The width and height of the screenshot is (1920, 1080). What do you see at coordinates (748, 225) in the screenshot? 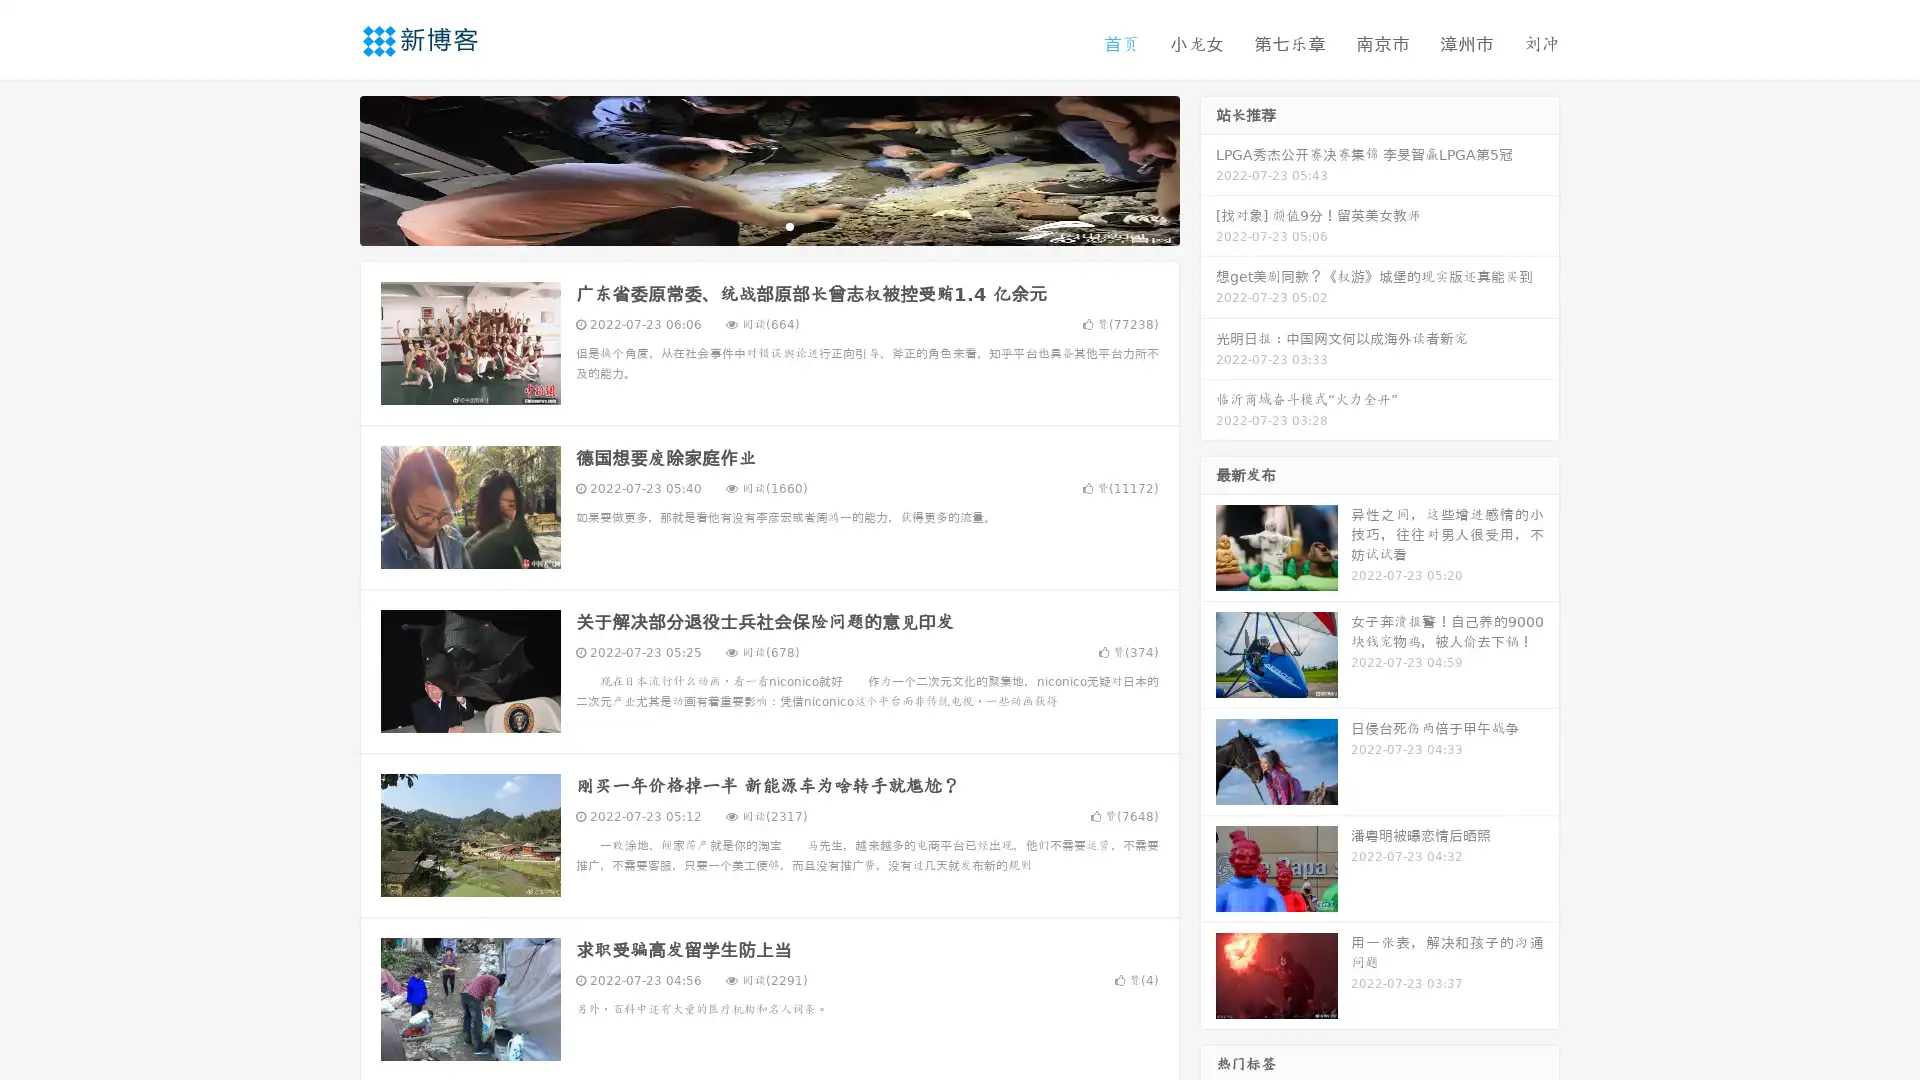
I see `Go to slide 1` at bounding box center [748, 225].